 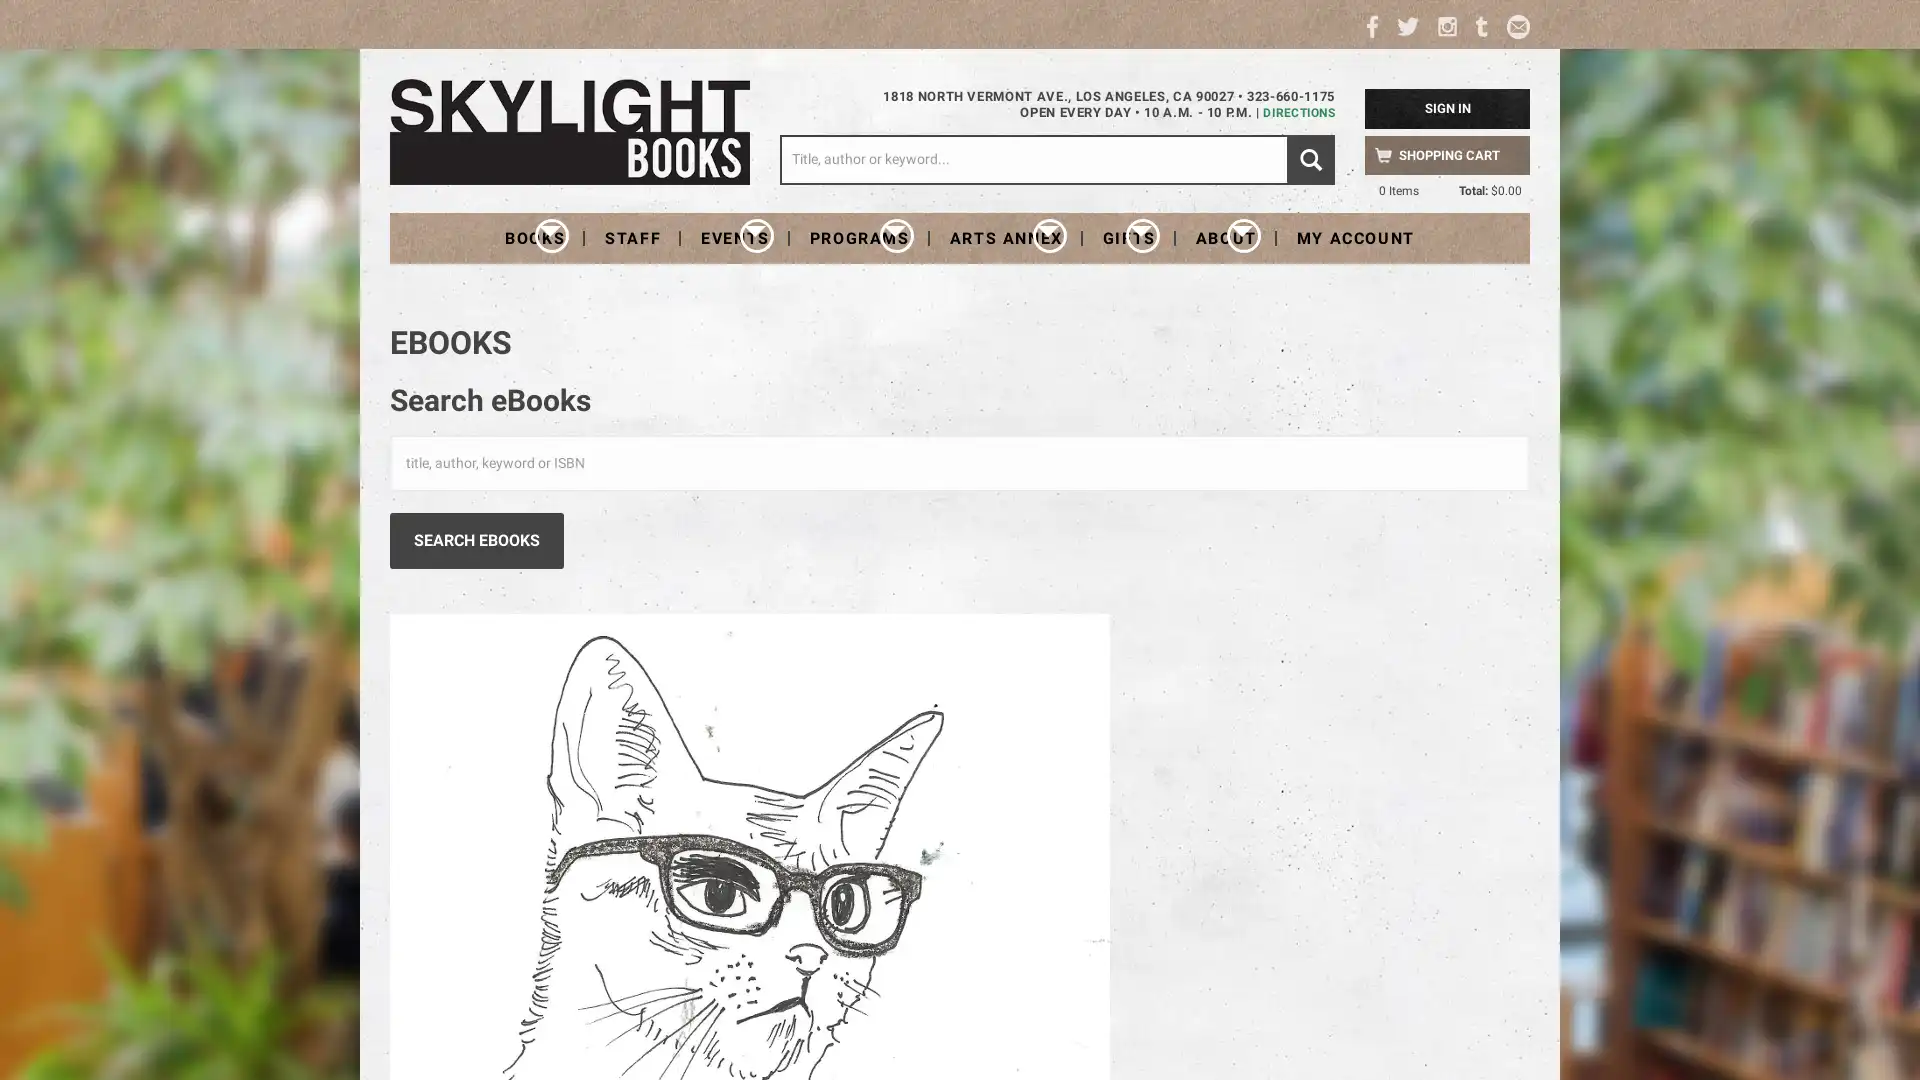 I want to click on search, so click(x=1310, y=158).